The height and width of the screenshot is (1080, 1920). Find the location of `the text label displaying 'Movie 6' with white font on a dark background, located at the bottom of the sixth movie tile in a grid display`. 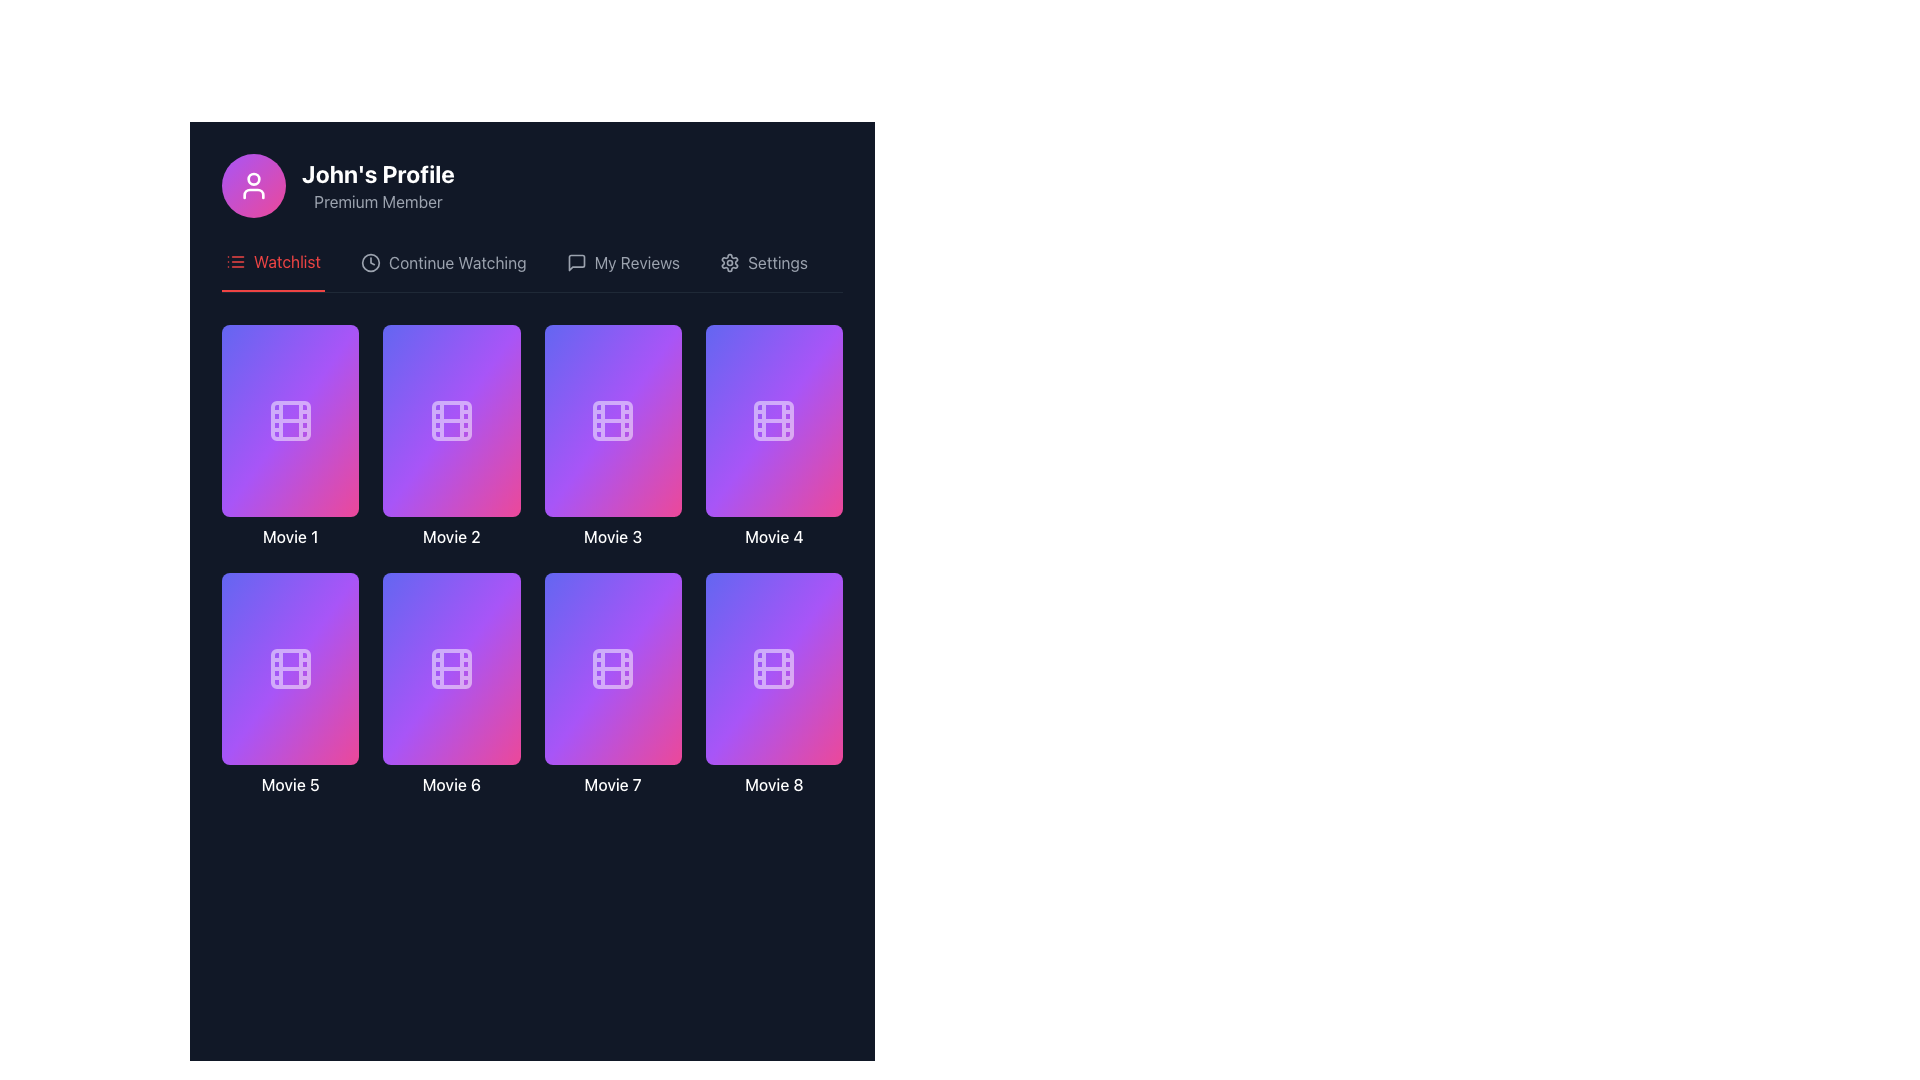

the text label displaying 'Movie 6' with white font on a dark background, located at the bottom of the sixth movie tile in a grid display is located at coordinates (450, 784).